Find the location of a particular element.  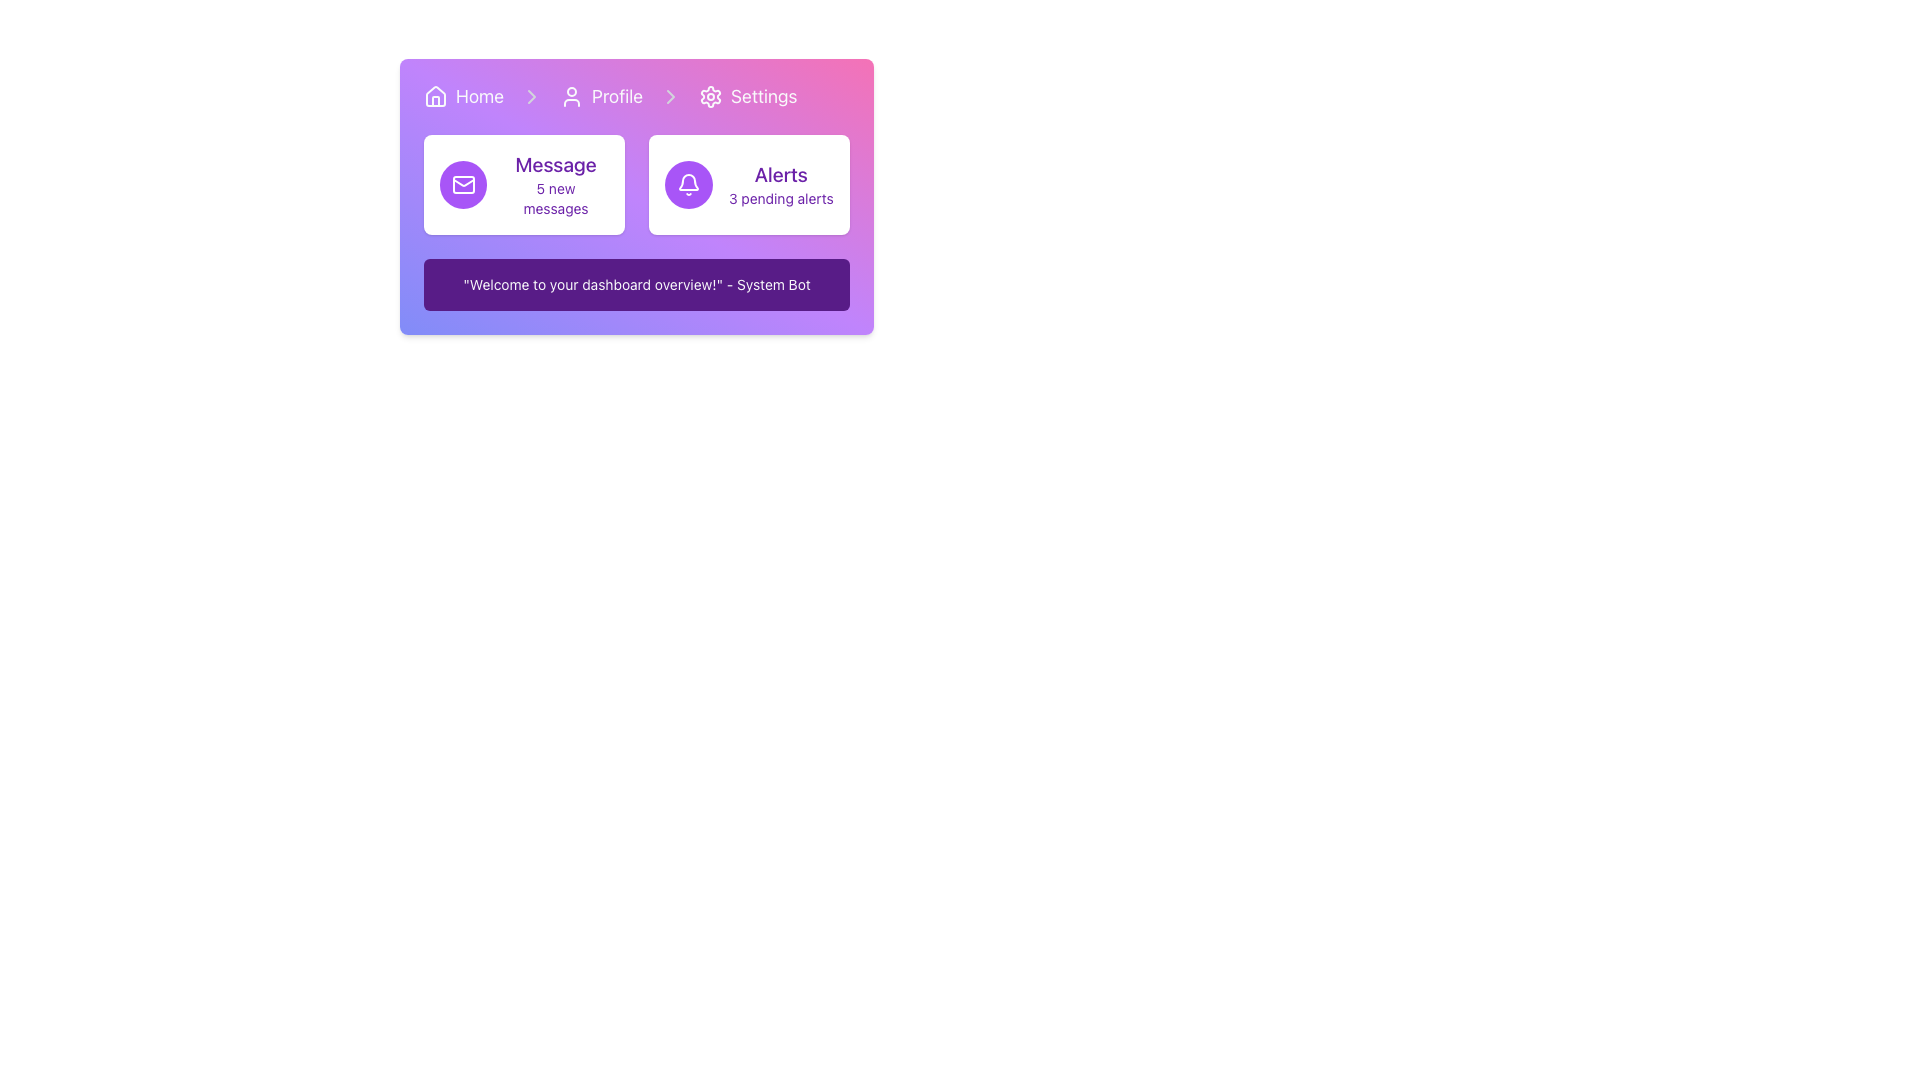

the navigation link located at the top of the interface, which is the first element in the horizontal navigation bar, positioned to the left of 'Profile' and 'Settings' is located at coordinates (463, 96).